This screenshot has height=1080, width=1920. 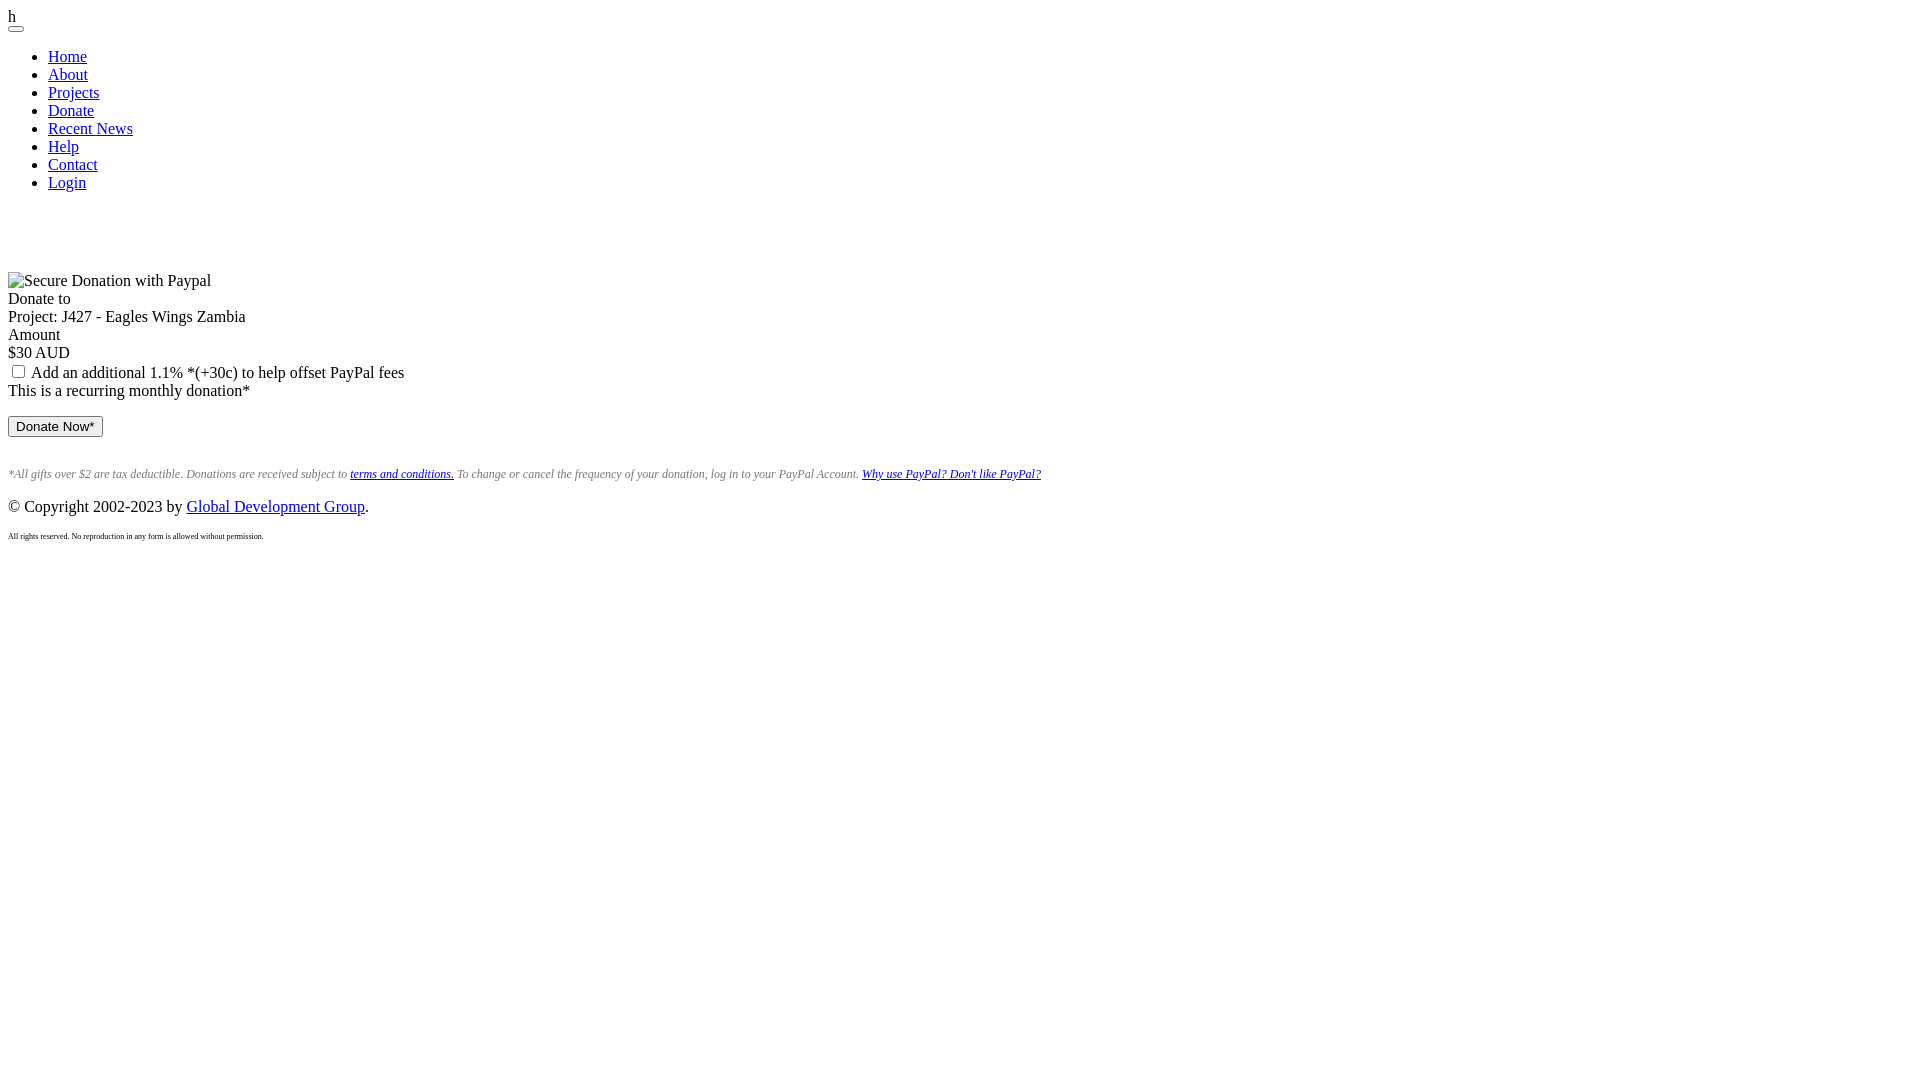 I want to click on 'Contact', so click(x=72, y=163).